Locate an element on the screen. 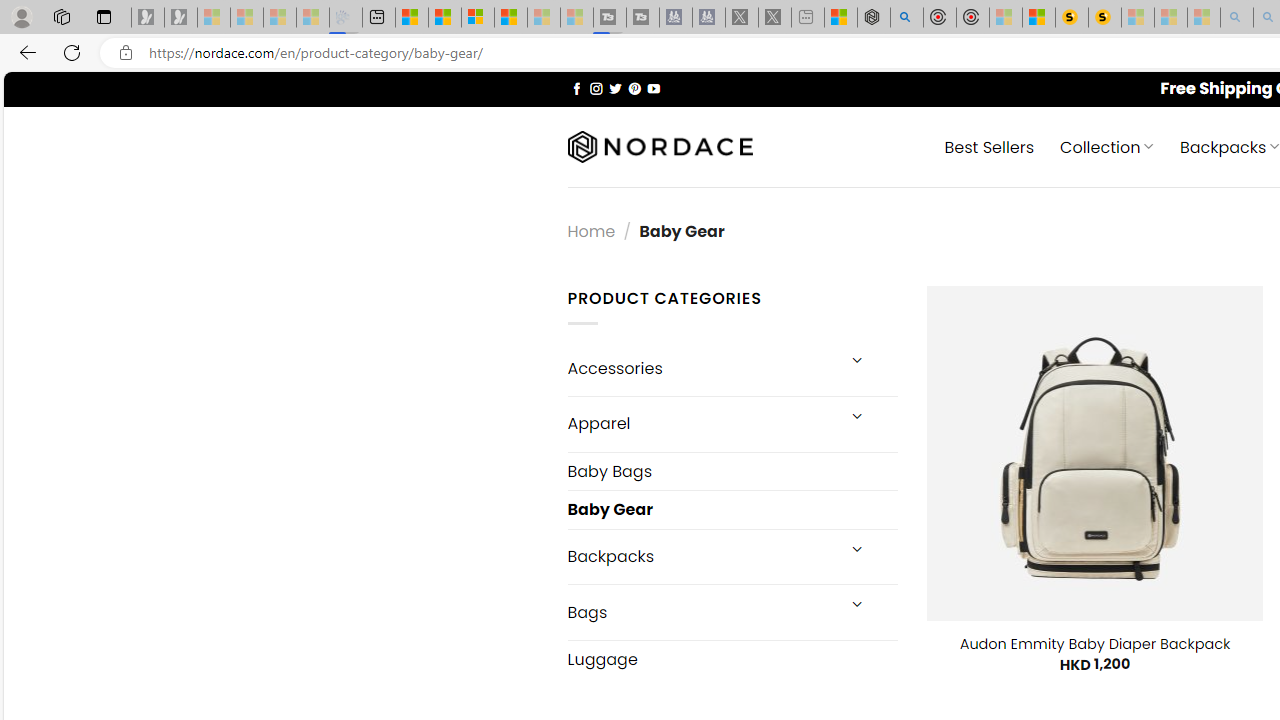  'Baby Bags' is located at coordinates (731, 471).